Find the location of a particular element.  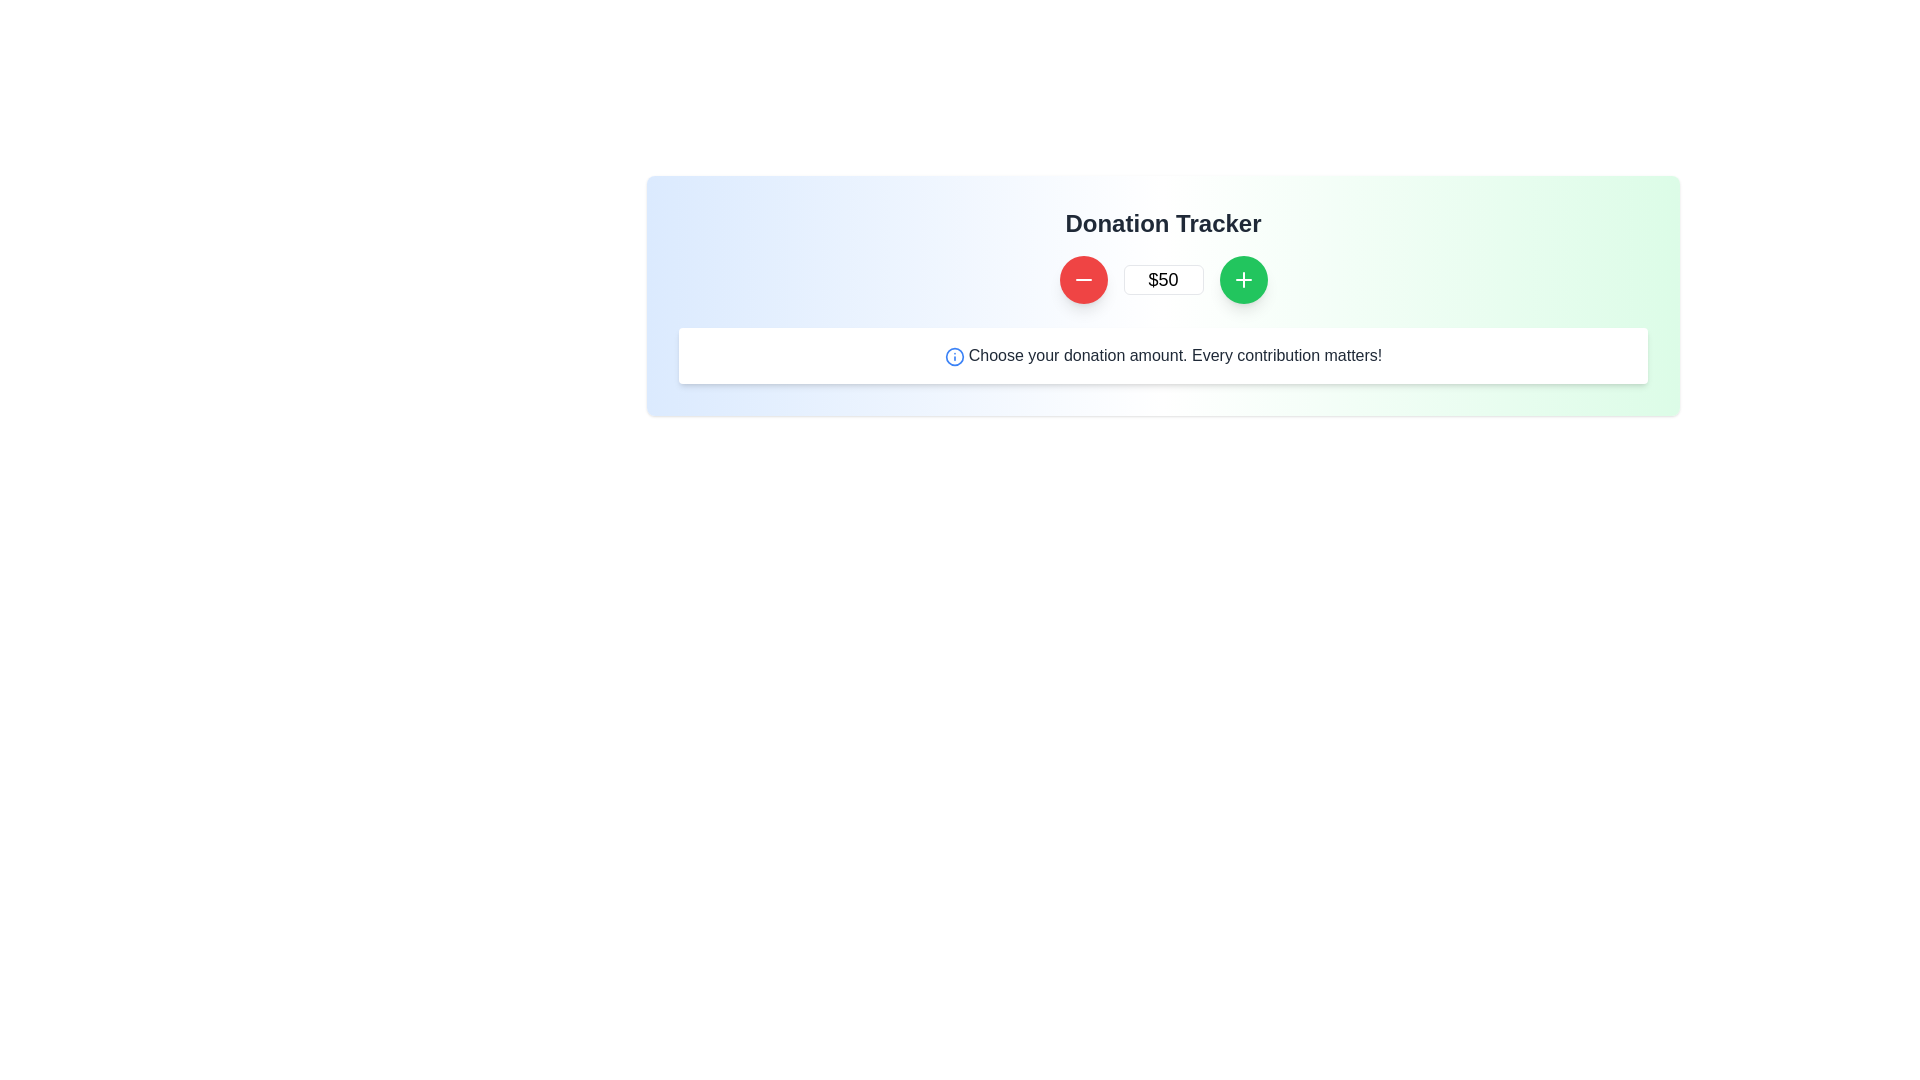

the text input box used for editing the monetary value in the donation tracker, which is centrally aligned and positioned between a minus button and a plus button is located at coordinates (1163, 280).